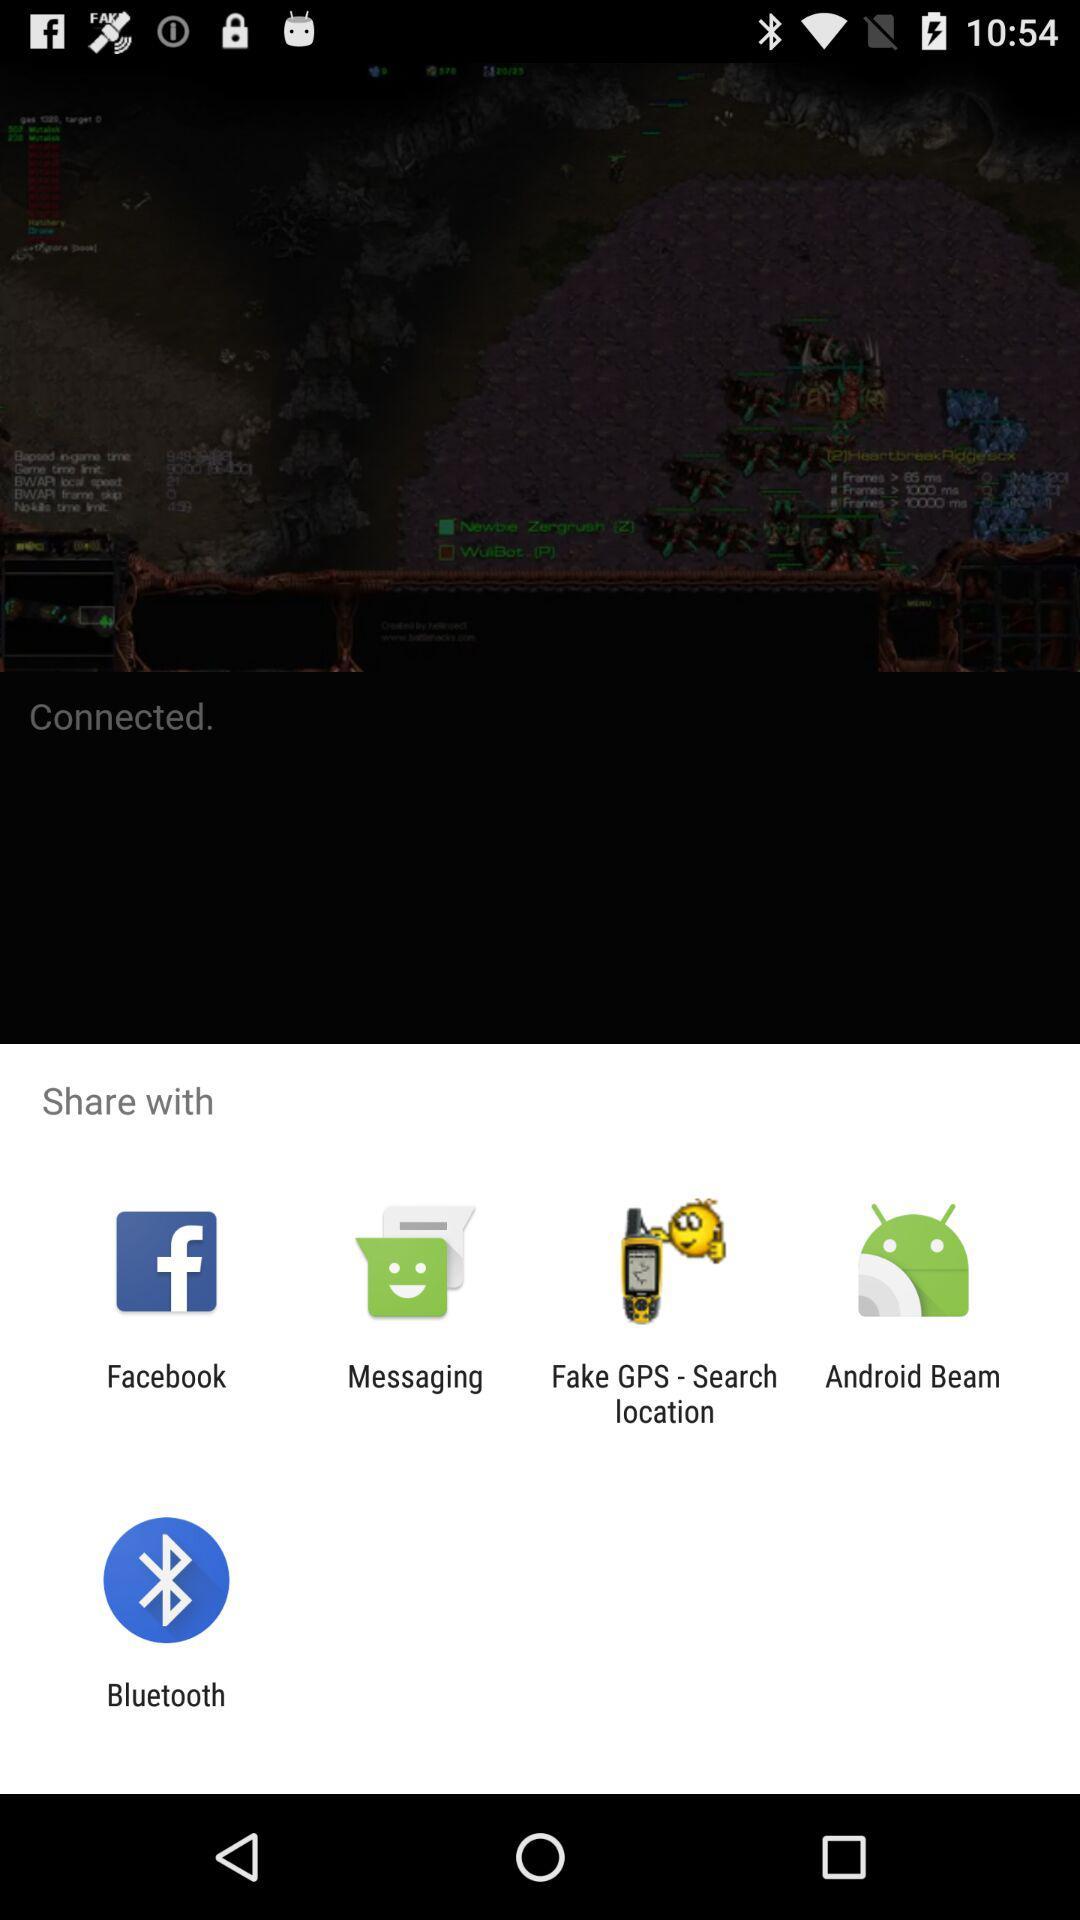  Describe the element at coordinates (414, 1392) in the screenshot. I see `icon to the right of facebook` at that location.